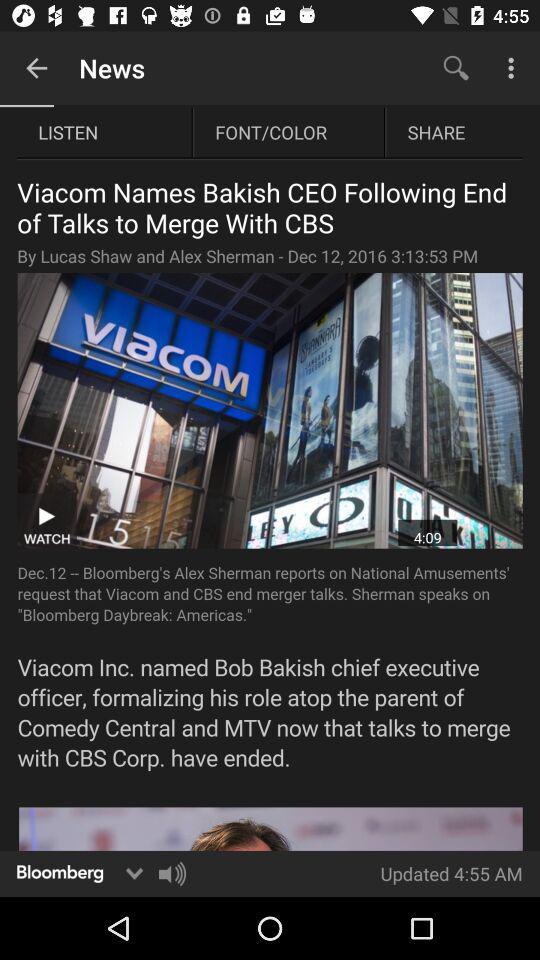 Image resolution: width=540 pixels, height=960 pixels. I want to click on the volume icon, so click(172, 872).